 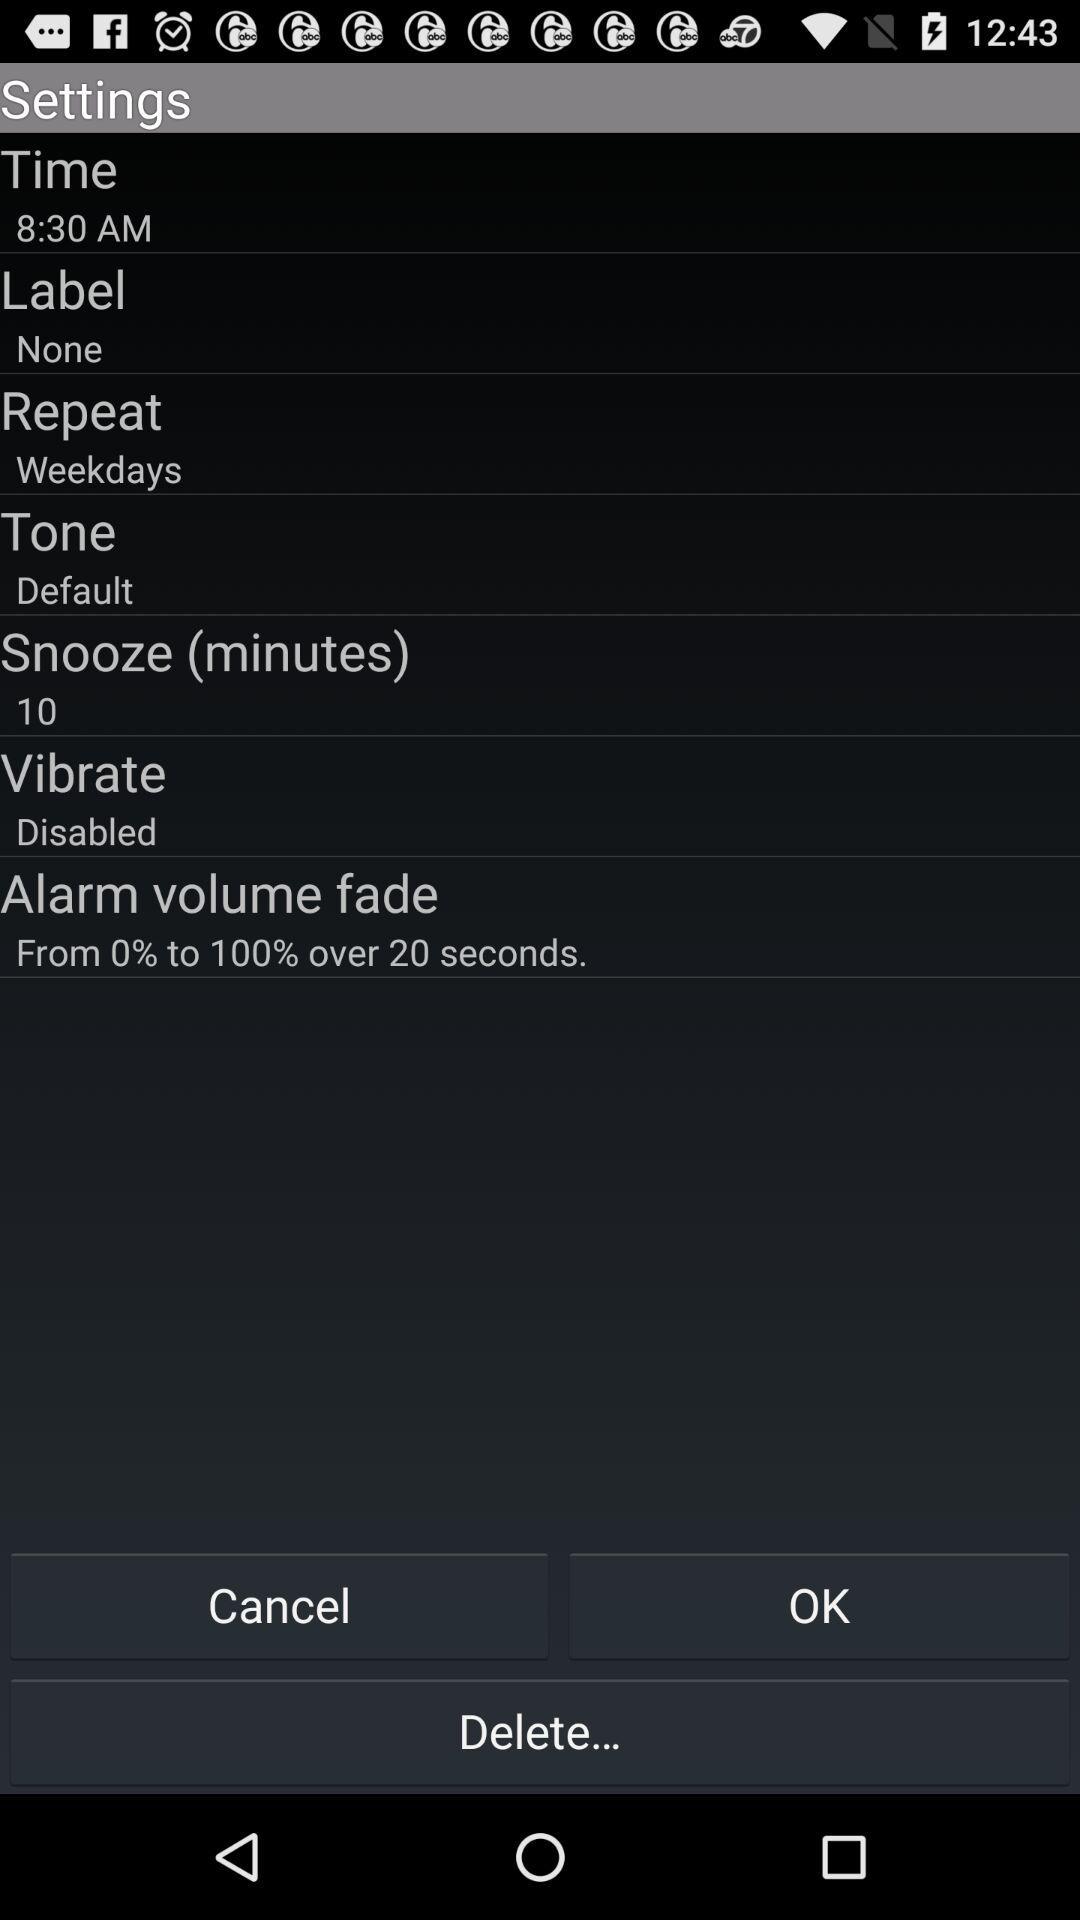 I want to click on the app below 10 item, so click(x=540, y=770).